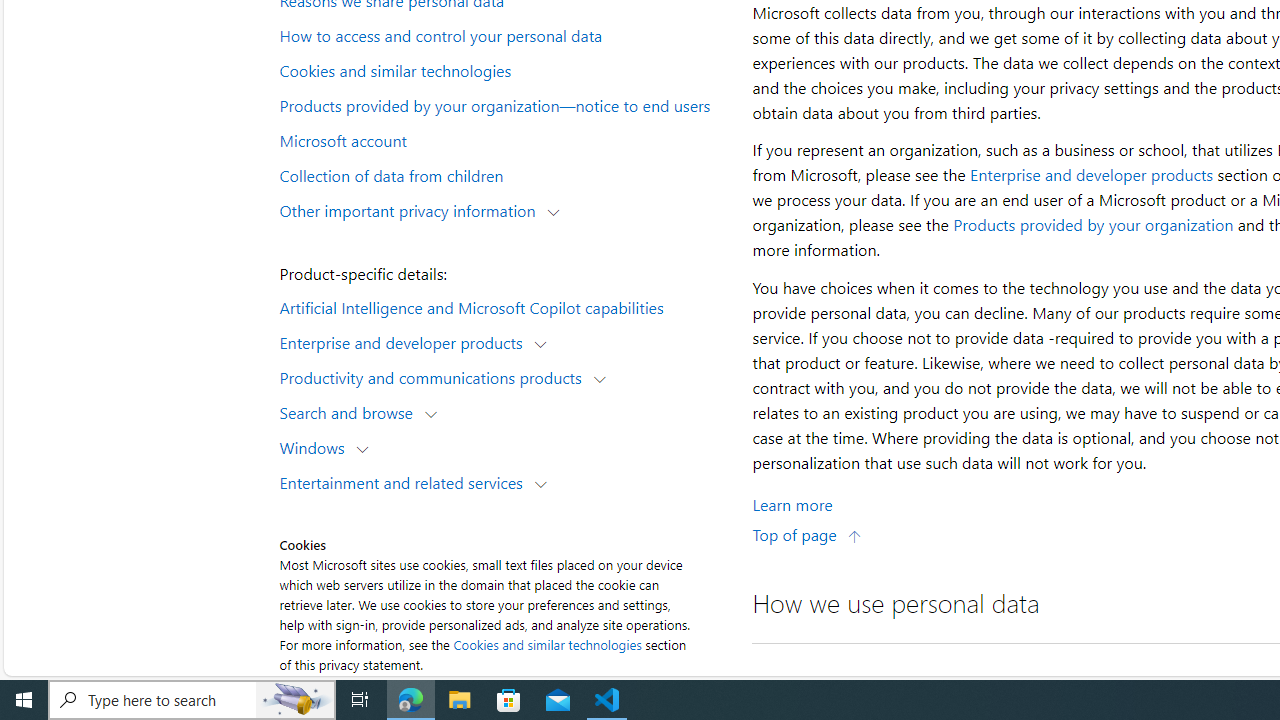  Describe the element at coordinates (411, 209) in the screenshot. I see `'Other important privacy information'` at that location.